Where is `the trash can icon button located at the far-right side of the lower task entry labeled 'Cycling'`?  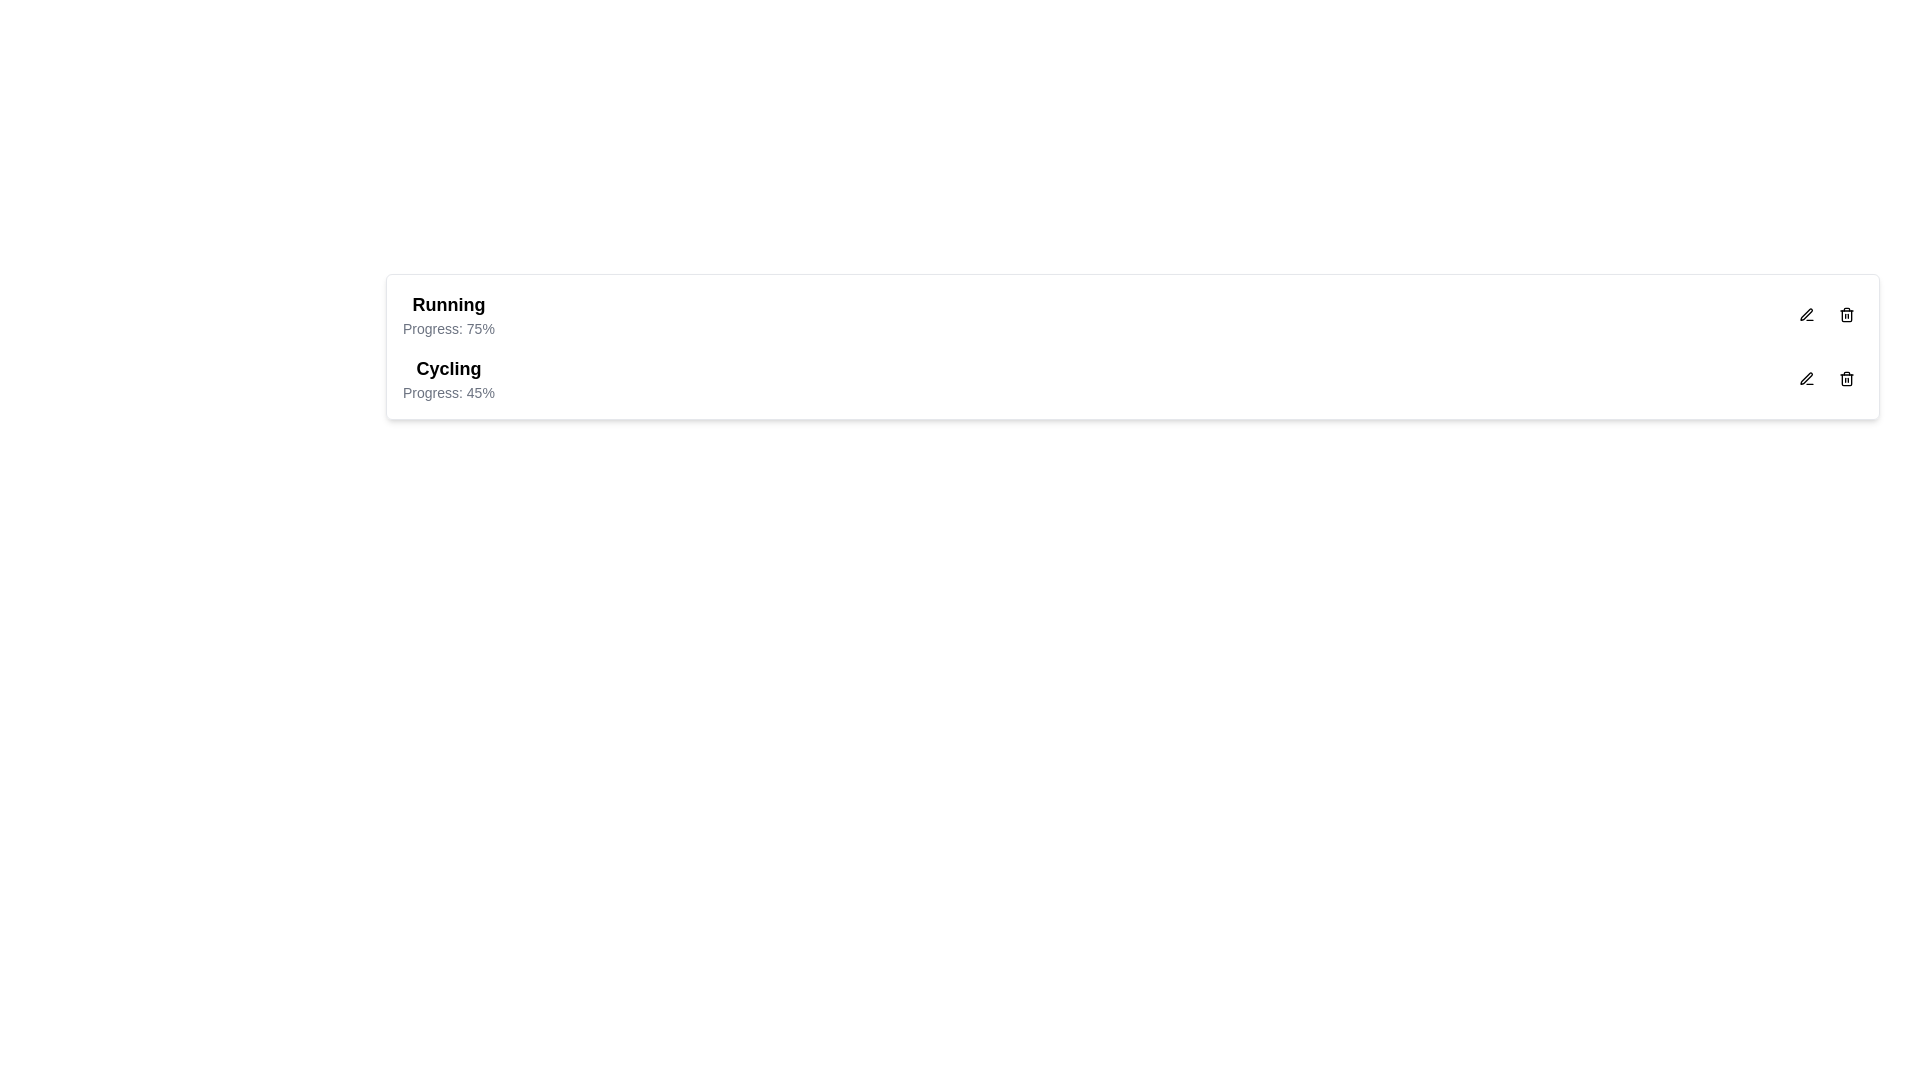
the trash can icon button located at the far-right side of the lower task entry labeled 'Cycling' is located at coordinates (1846, 315).